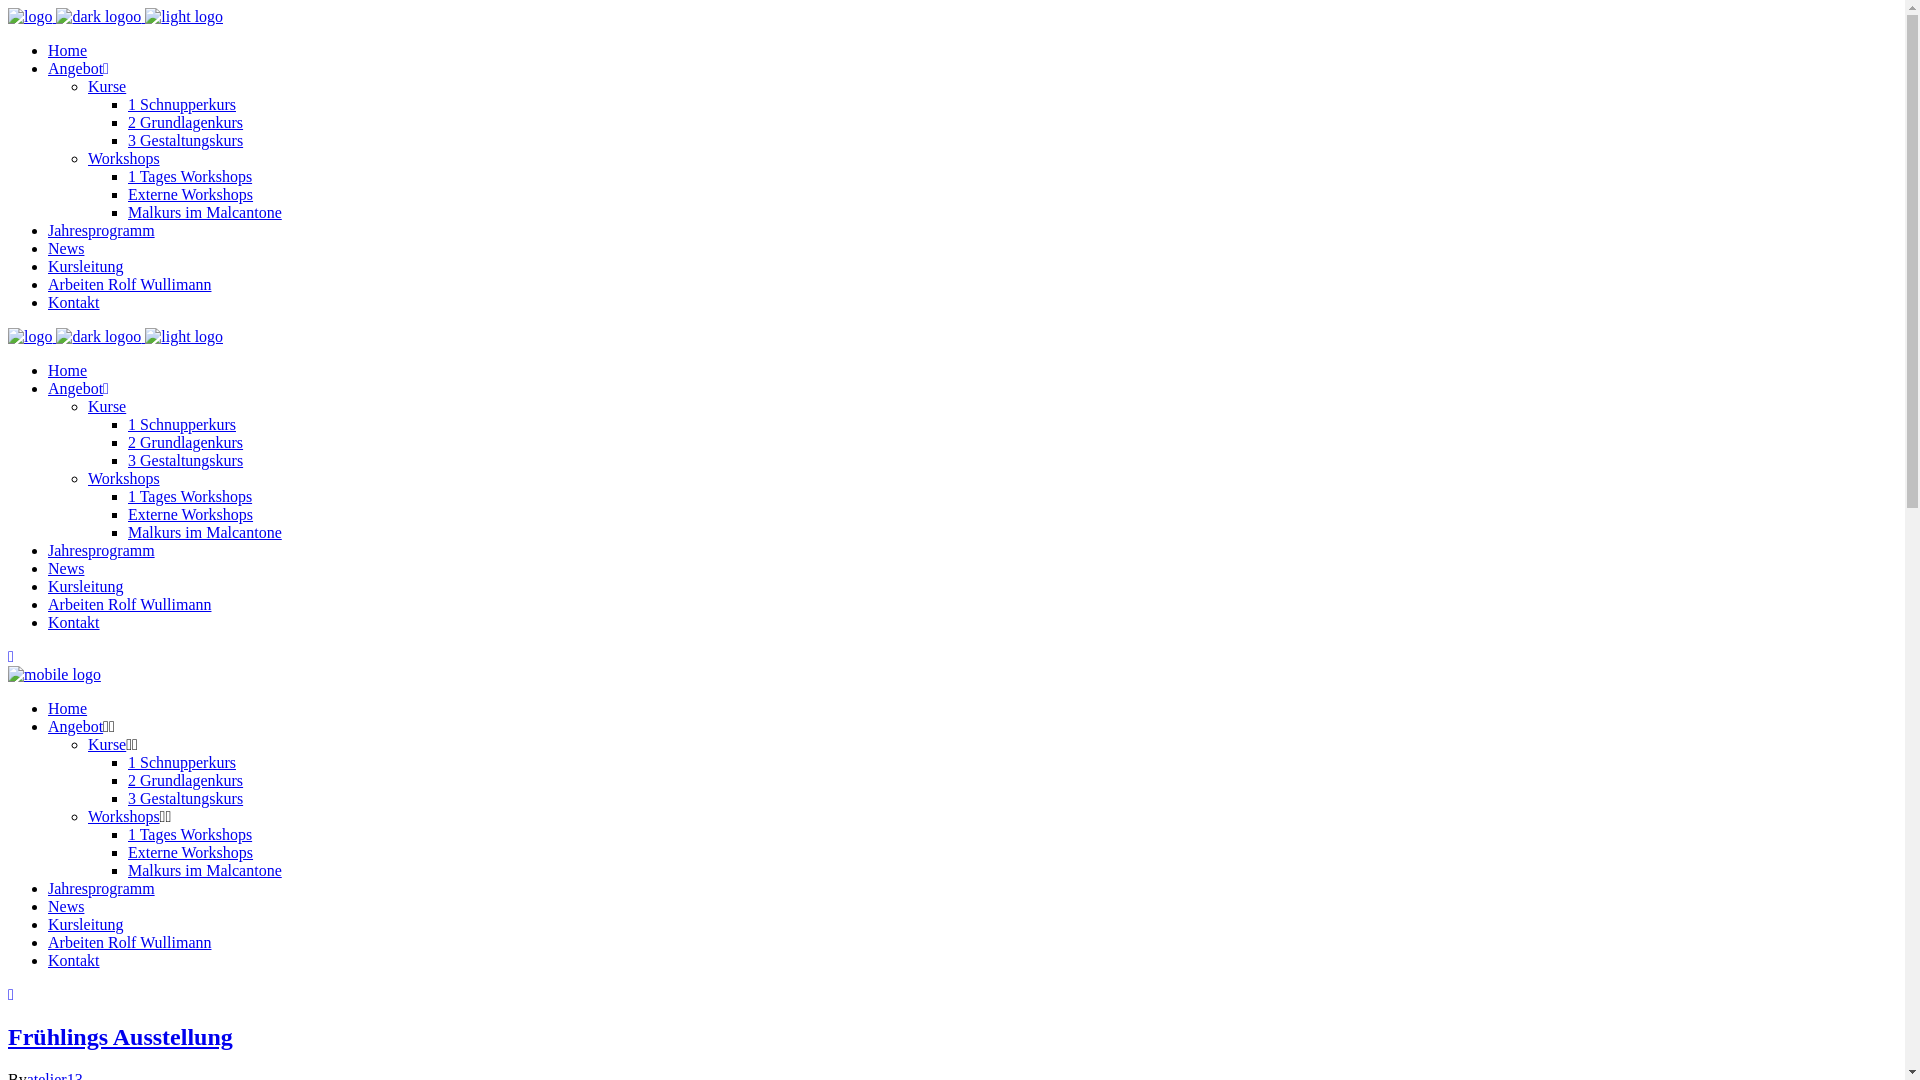 This screenshot has width=1920, height=1080. What do you see at coordinates (205, 212) in the screenshot?
I see `'Malkurs im Malcantone'` at bounding box center [205, 212].